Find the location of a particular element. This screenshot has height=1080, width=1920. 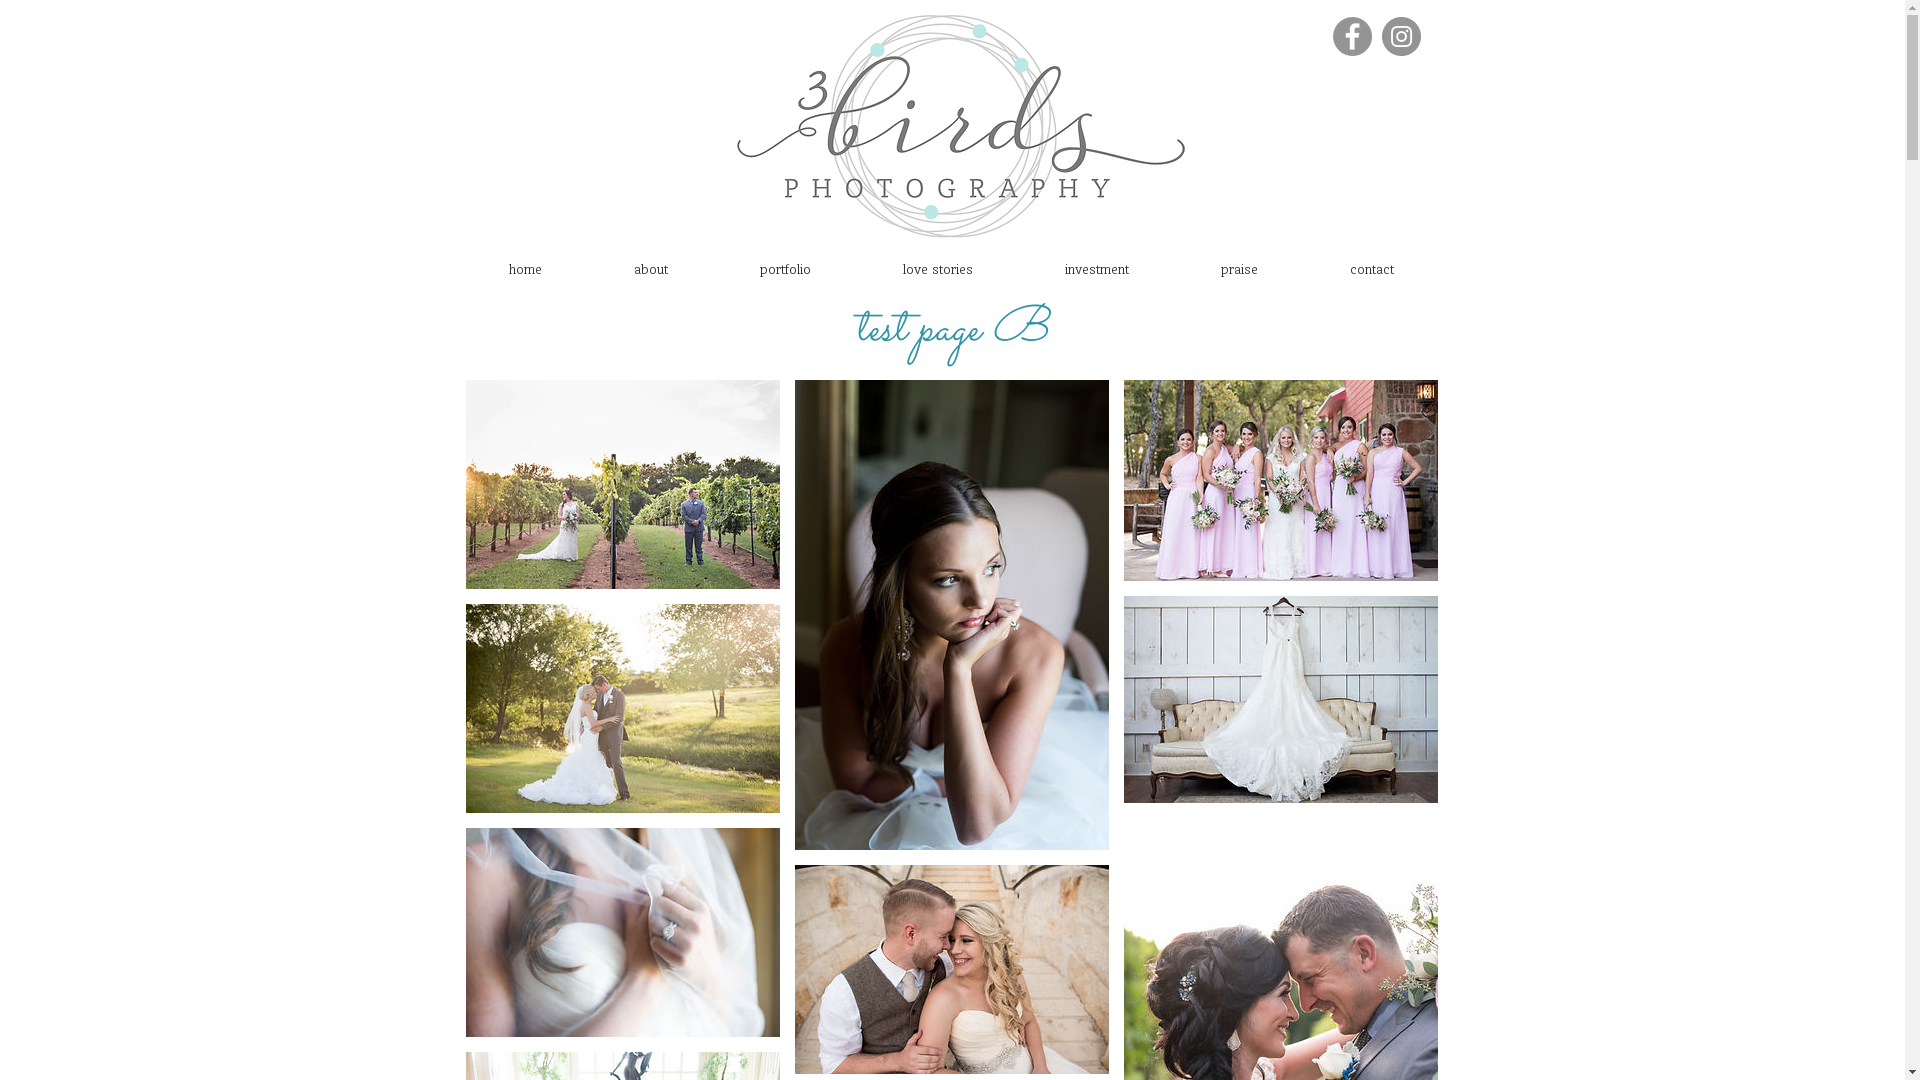

'praise' is located at coordinates (1237, 270).